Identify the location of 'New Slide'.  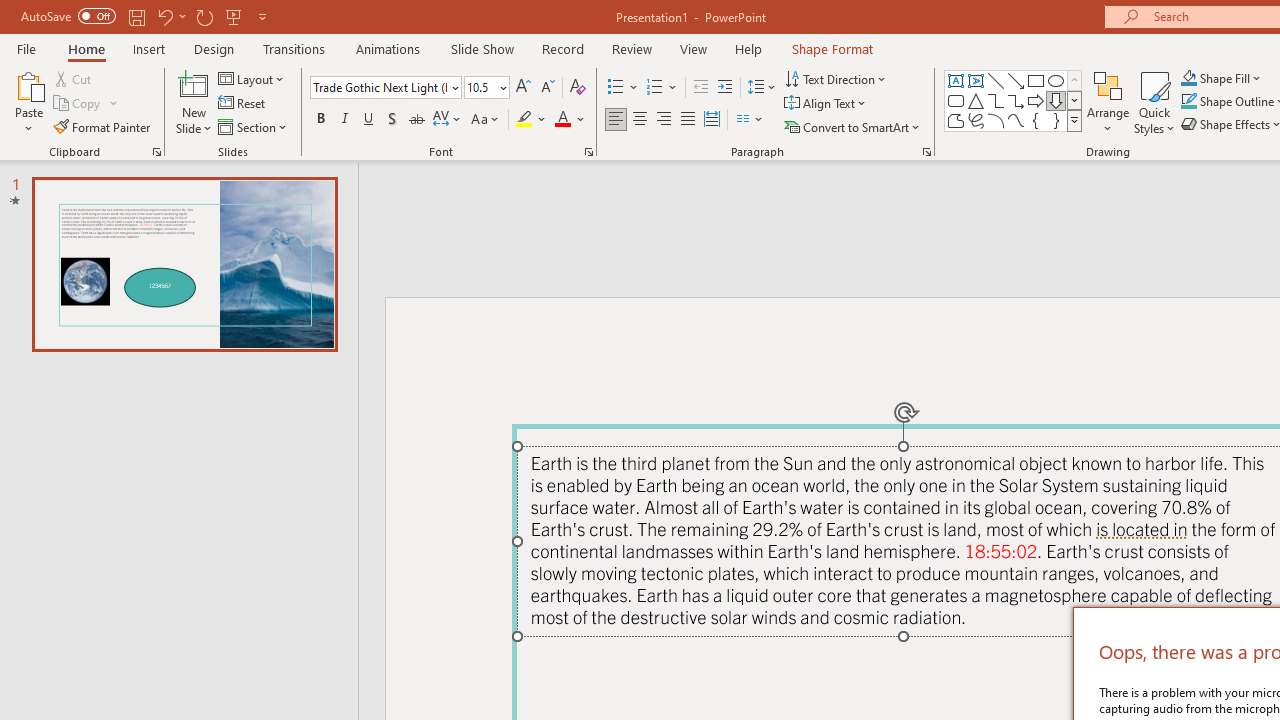
(193, 103).